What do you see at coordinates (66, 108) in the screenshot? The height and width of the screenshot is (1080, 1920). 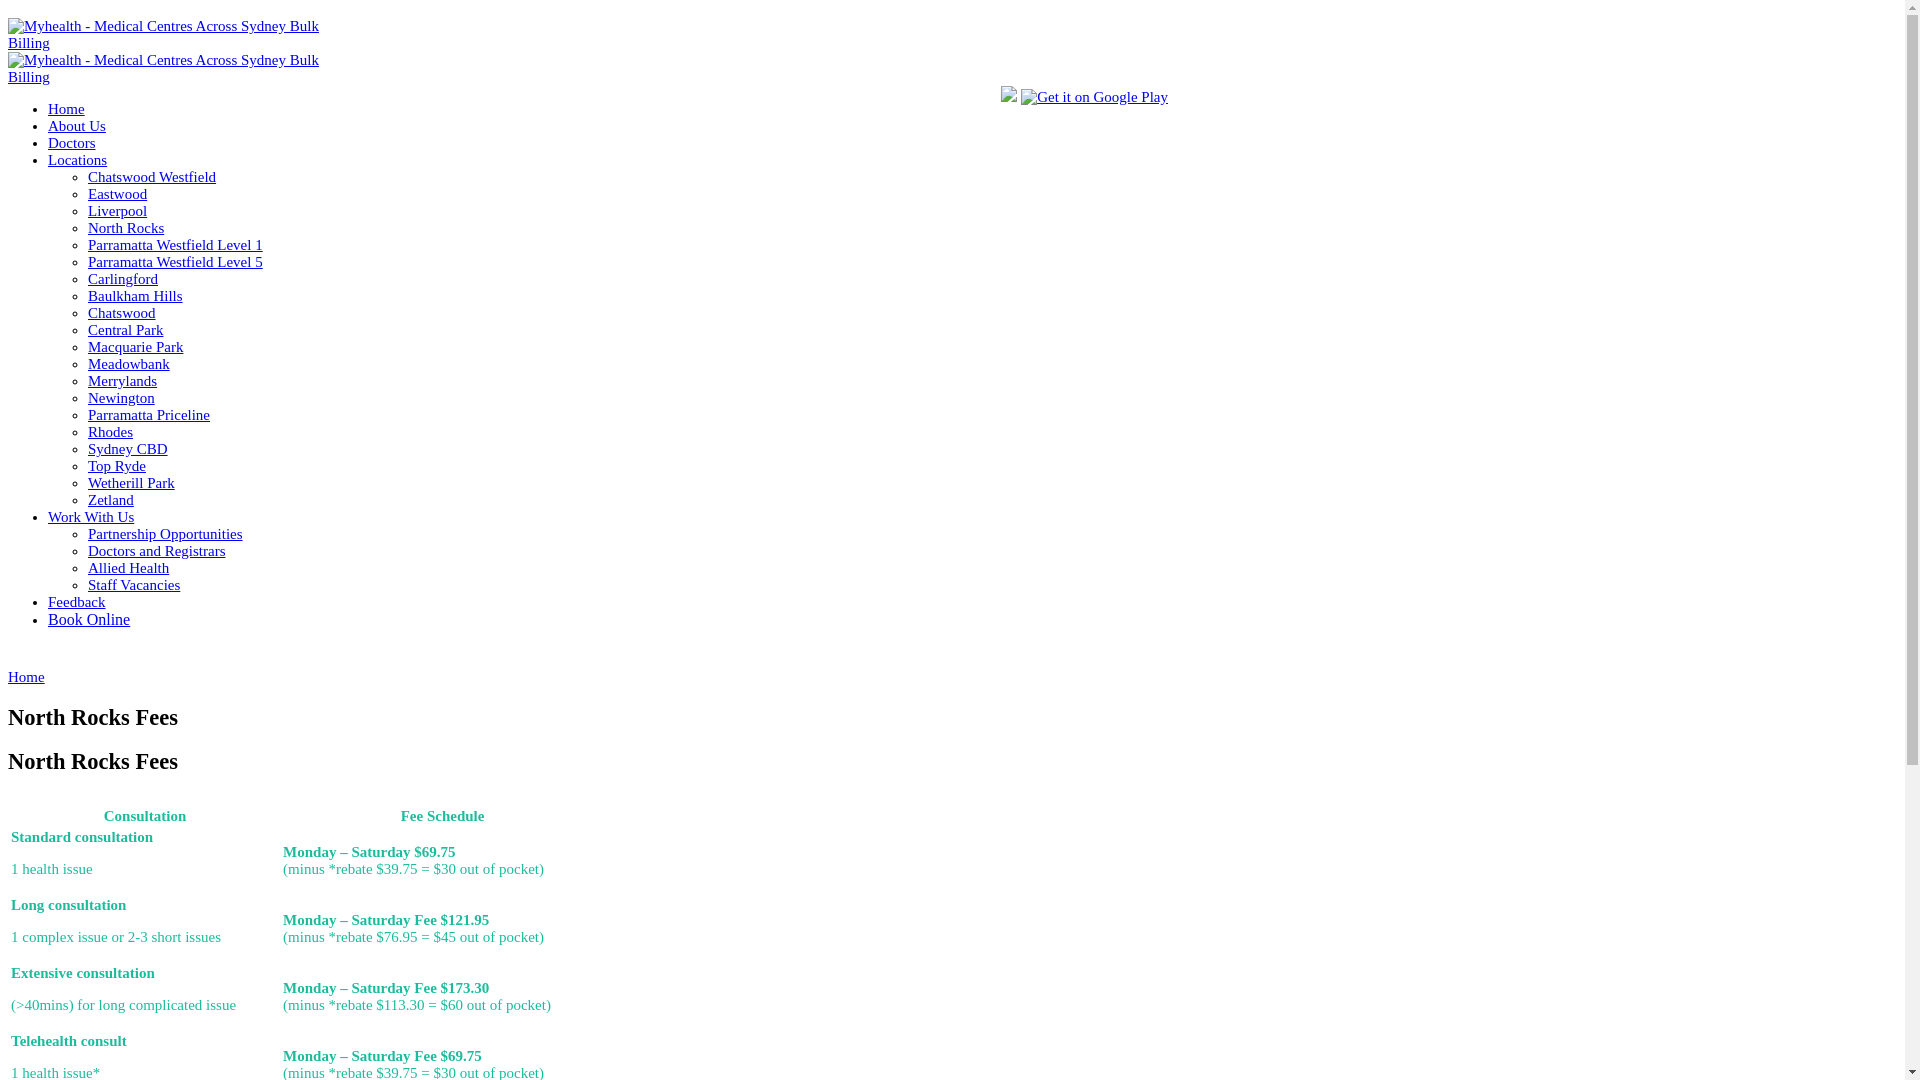 I see `'Home'` at bounding box center [66, 108].